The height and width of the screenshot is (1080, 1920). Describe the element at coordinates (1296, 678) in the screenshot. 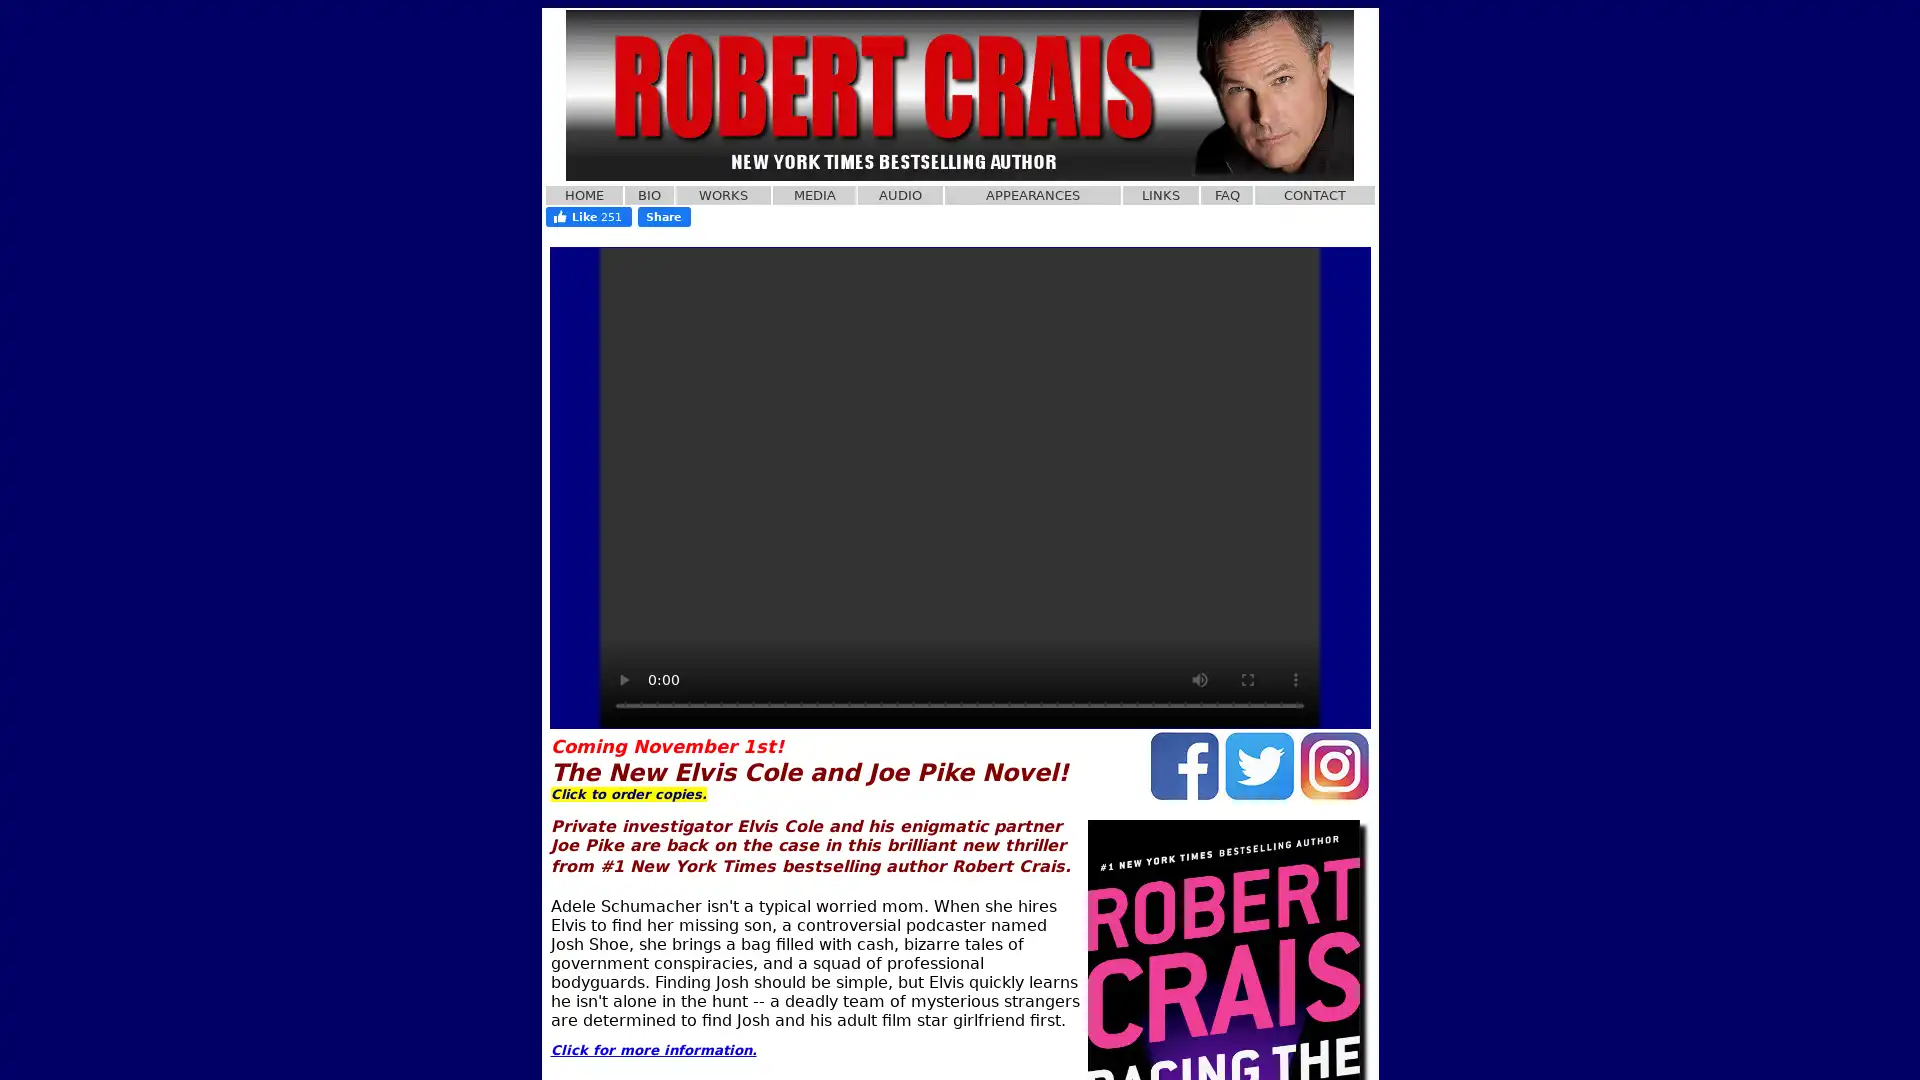

I see `show more media controls` at that location.